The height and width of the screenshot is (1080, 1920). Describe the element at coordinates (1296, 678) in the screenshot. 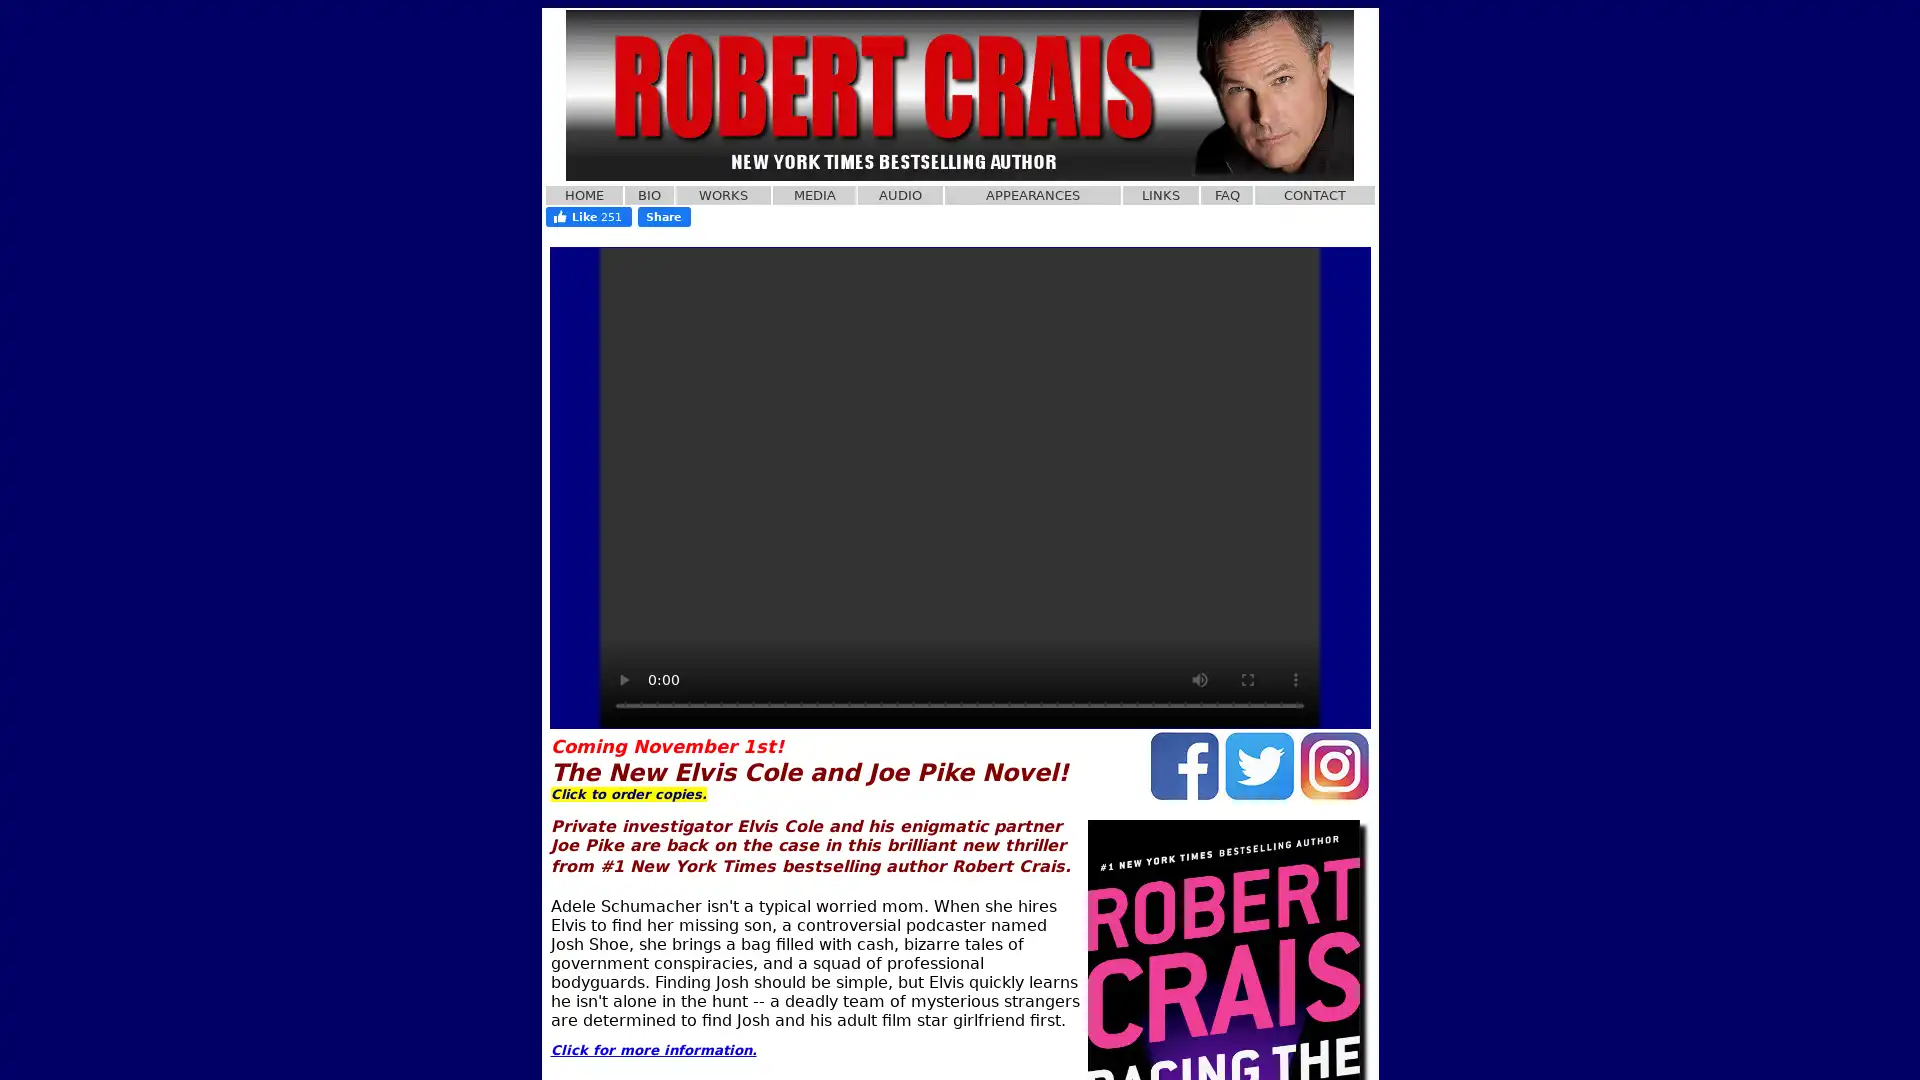

I see `show more media controls` at that location.